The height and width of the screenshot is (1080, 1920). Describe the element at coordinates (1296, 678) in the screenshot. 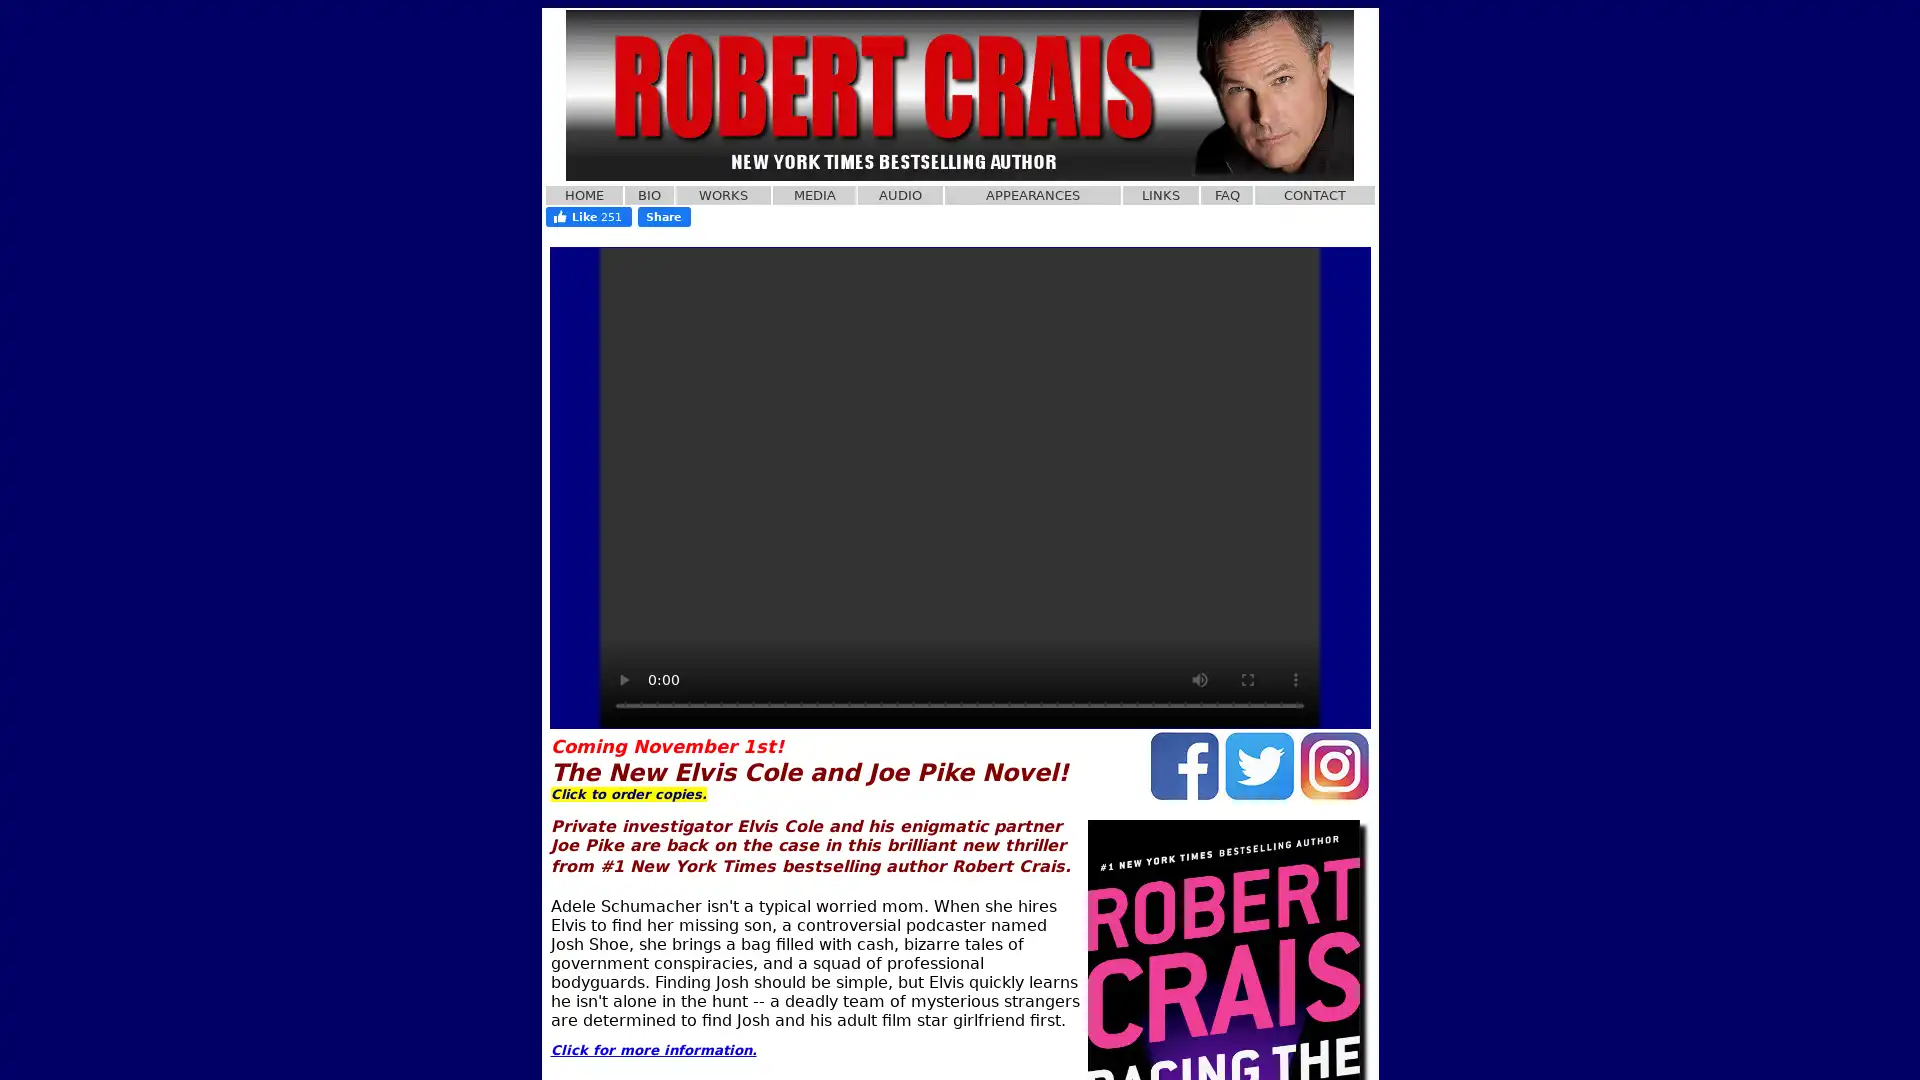

I see `show more media controls` at that location.